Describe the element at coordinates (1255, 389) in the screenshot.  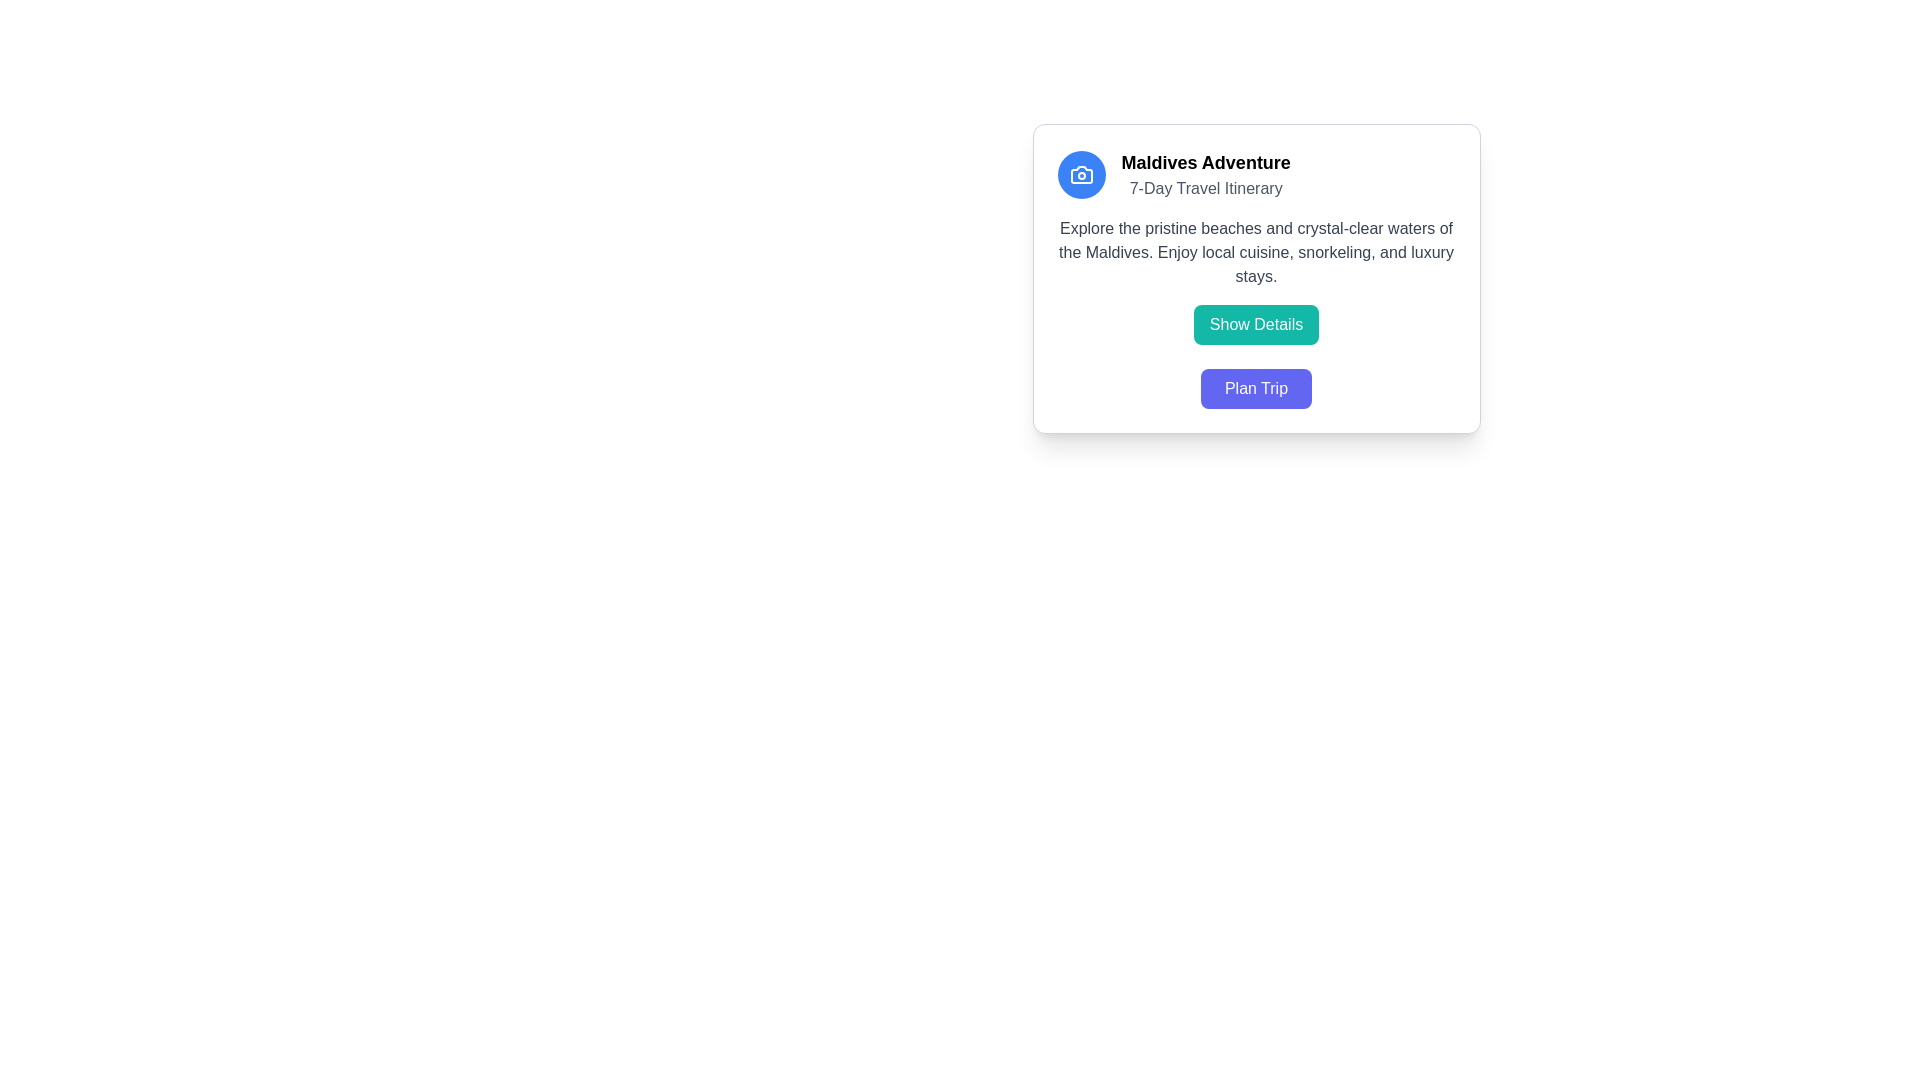
I see `the trip planning button located at the bottom of the 'Maldives Adventure' panel, just below the 'Show Details' green button` at that location.